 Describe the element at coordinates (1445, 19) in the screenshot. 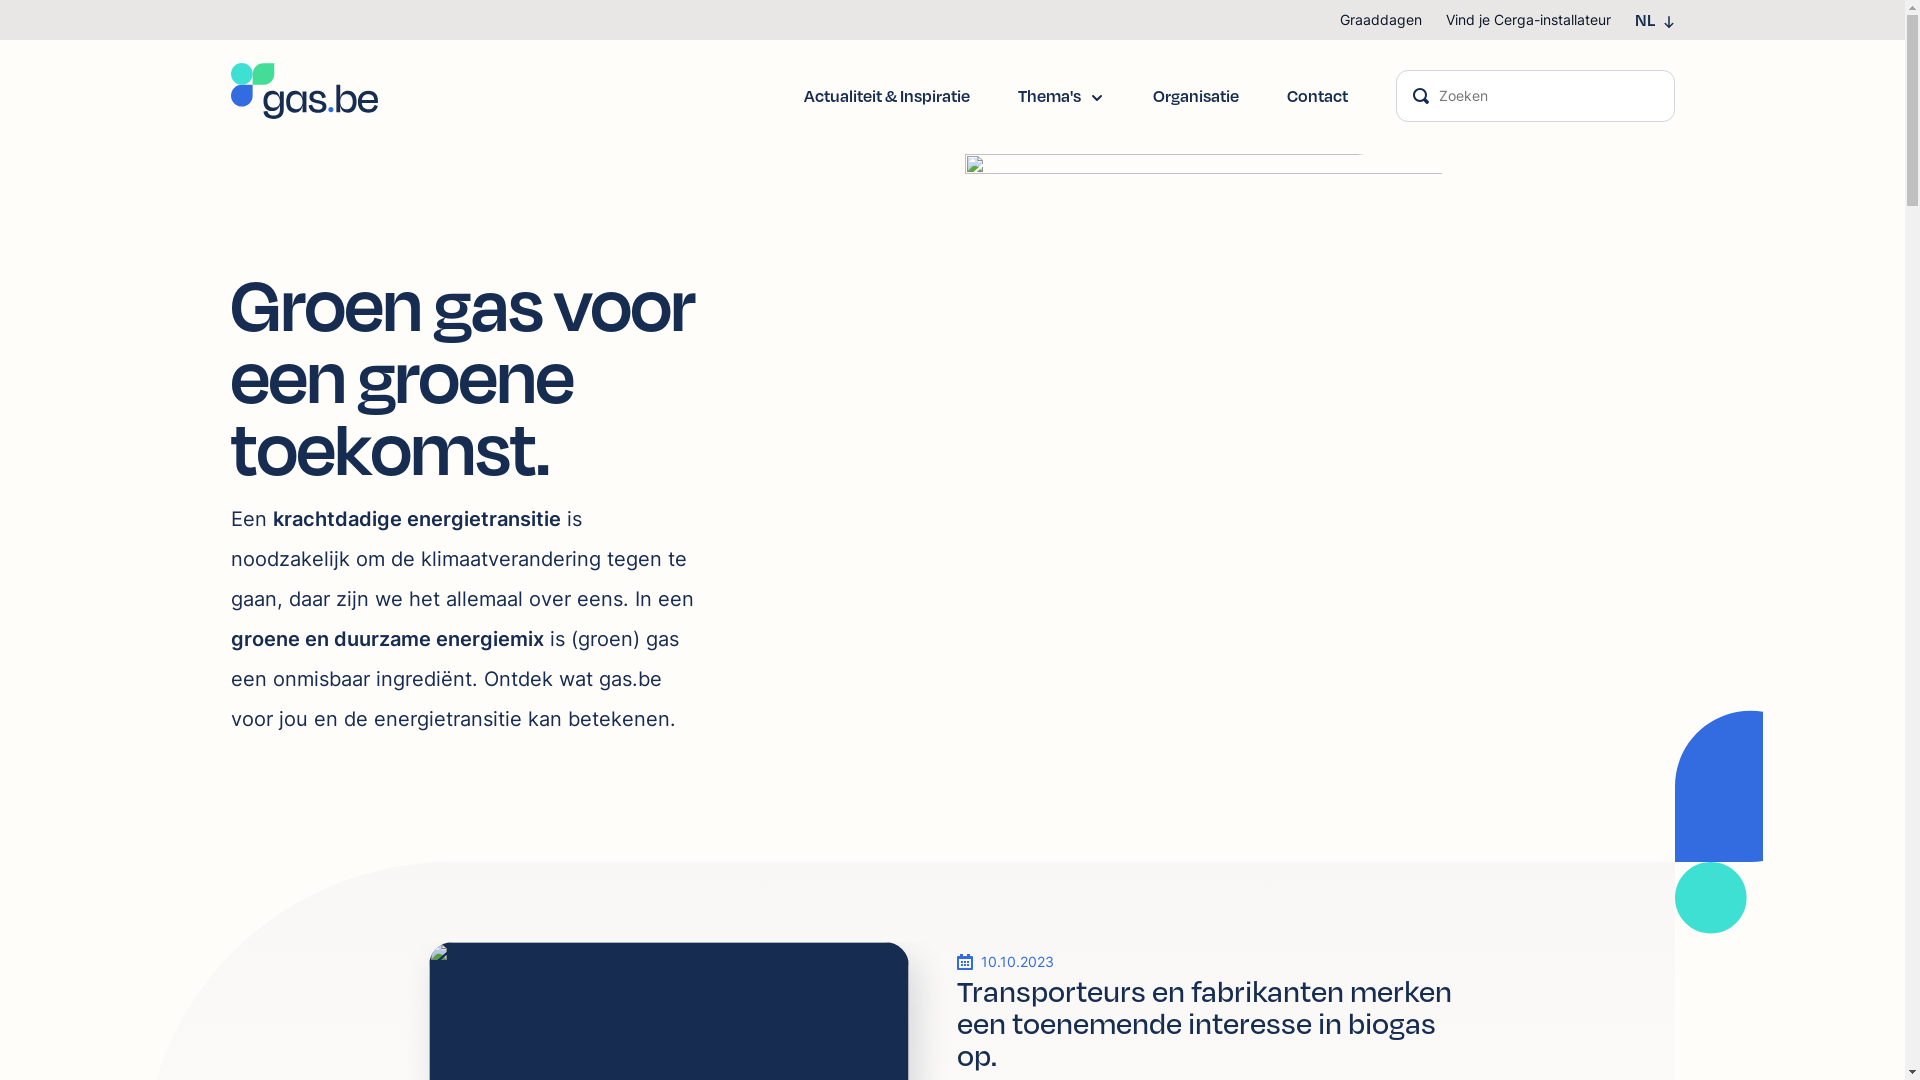

I see `'Vind je Cerga-installateur'` at that location.